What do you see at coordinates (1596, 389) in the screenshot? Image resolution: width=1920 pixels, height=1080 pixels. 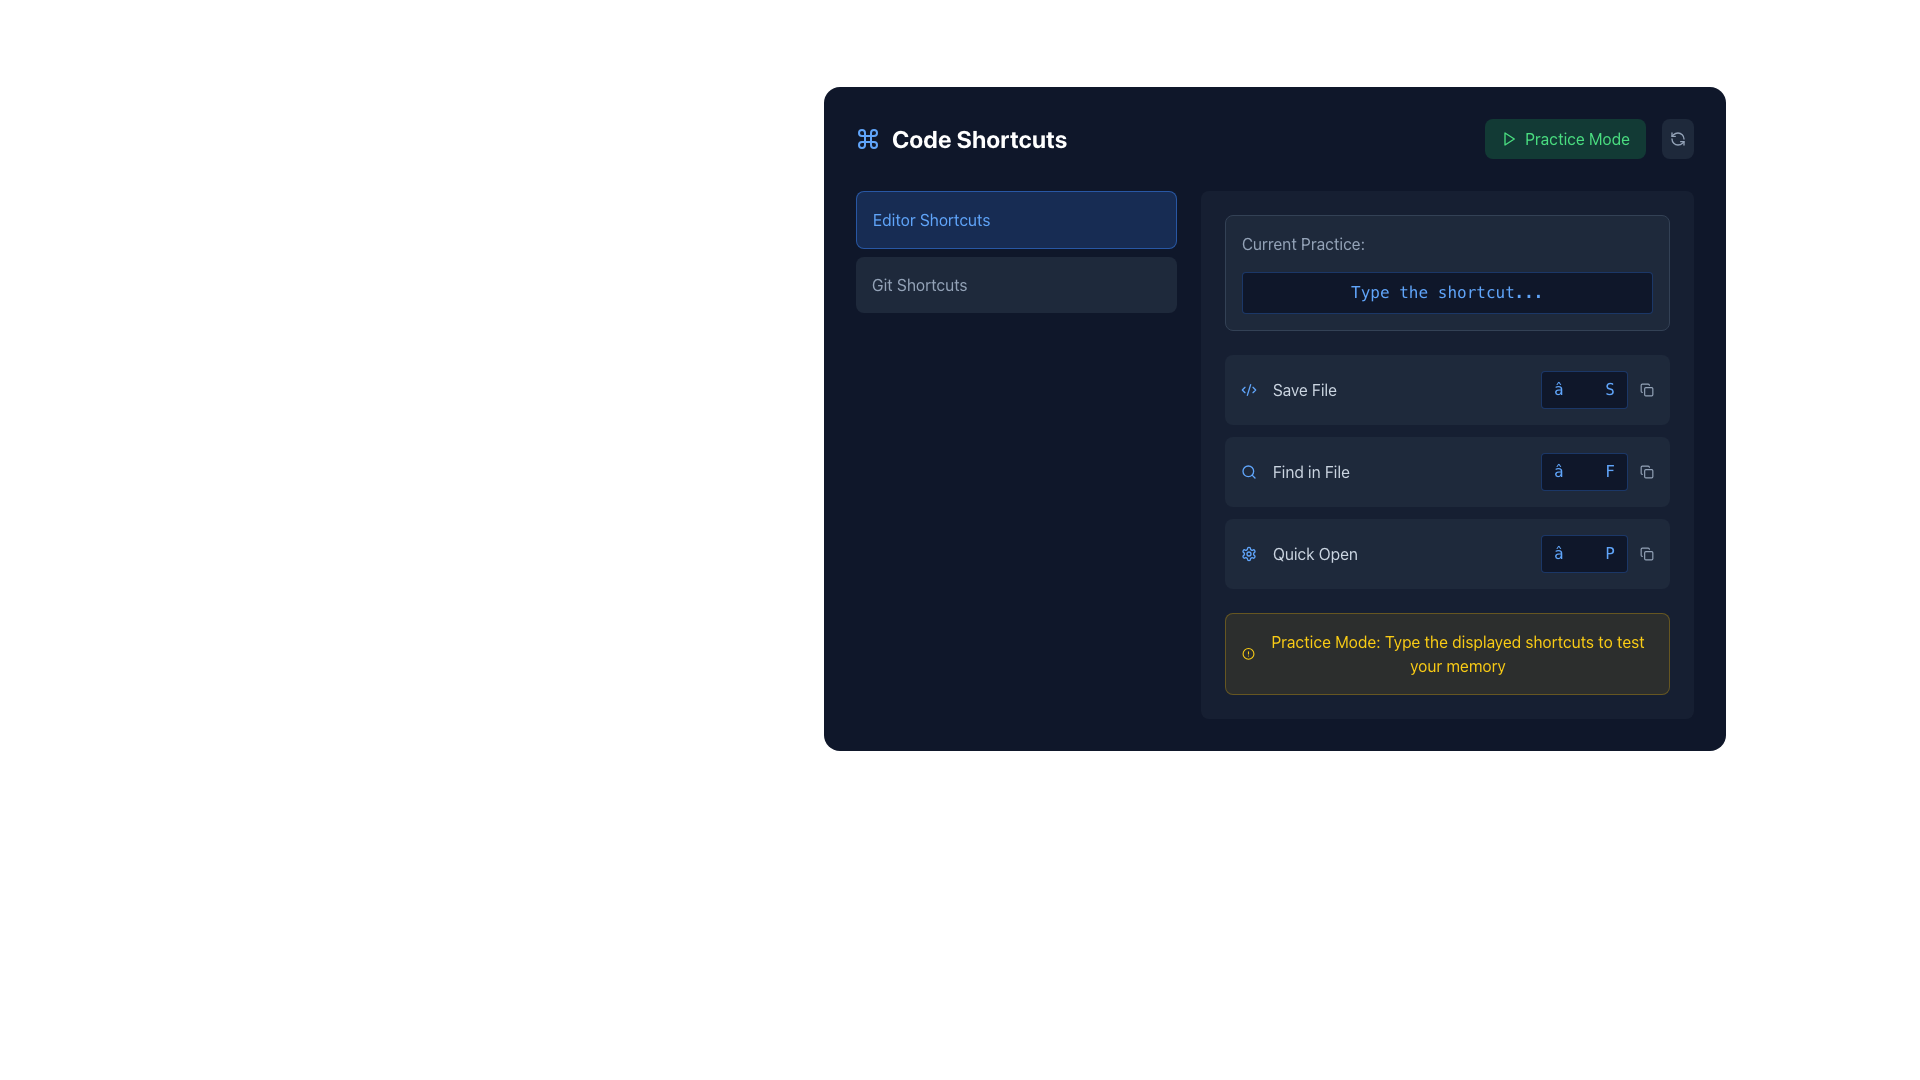 I see `the text label displaying '⌘ S' with a rounded border that is part of the shortcut descriptors under the 'Save File' label` at bounding box center [1596, 389].